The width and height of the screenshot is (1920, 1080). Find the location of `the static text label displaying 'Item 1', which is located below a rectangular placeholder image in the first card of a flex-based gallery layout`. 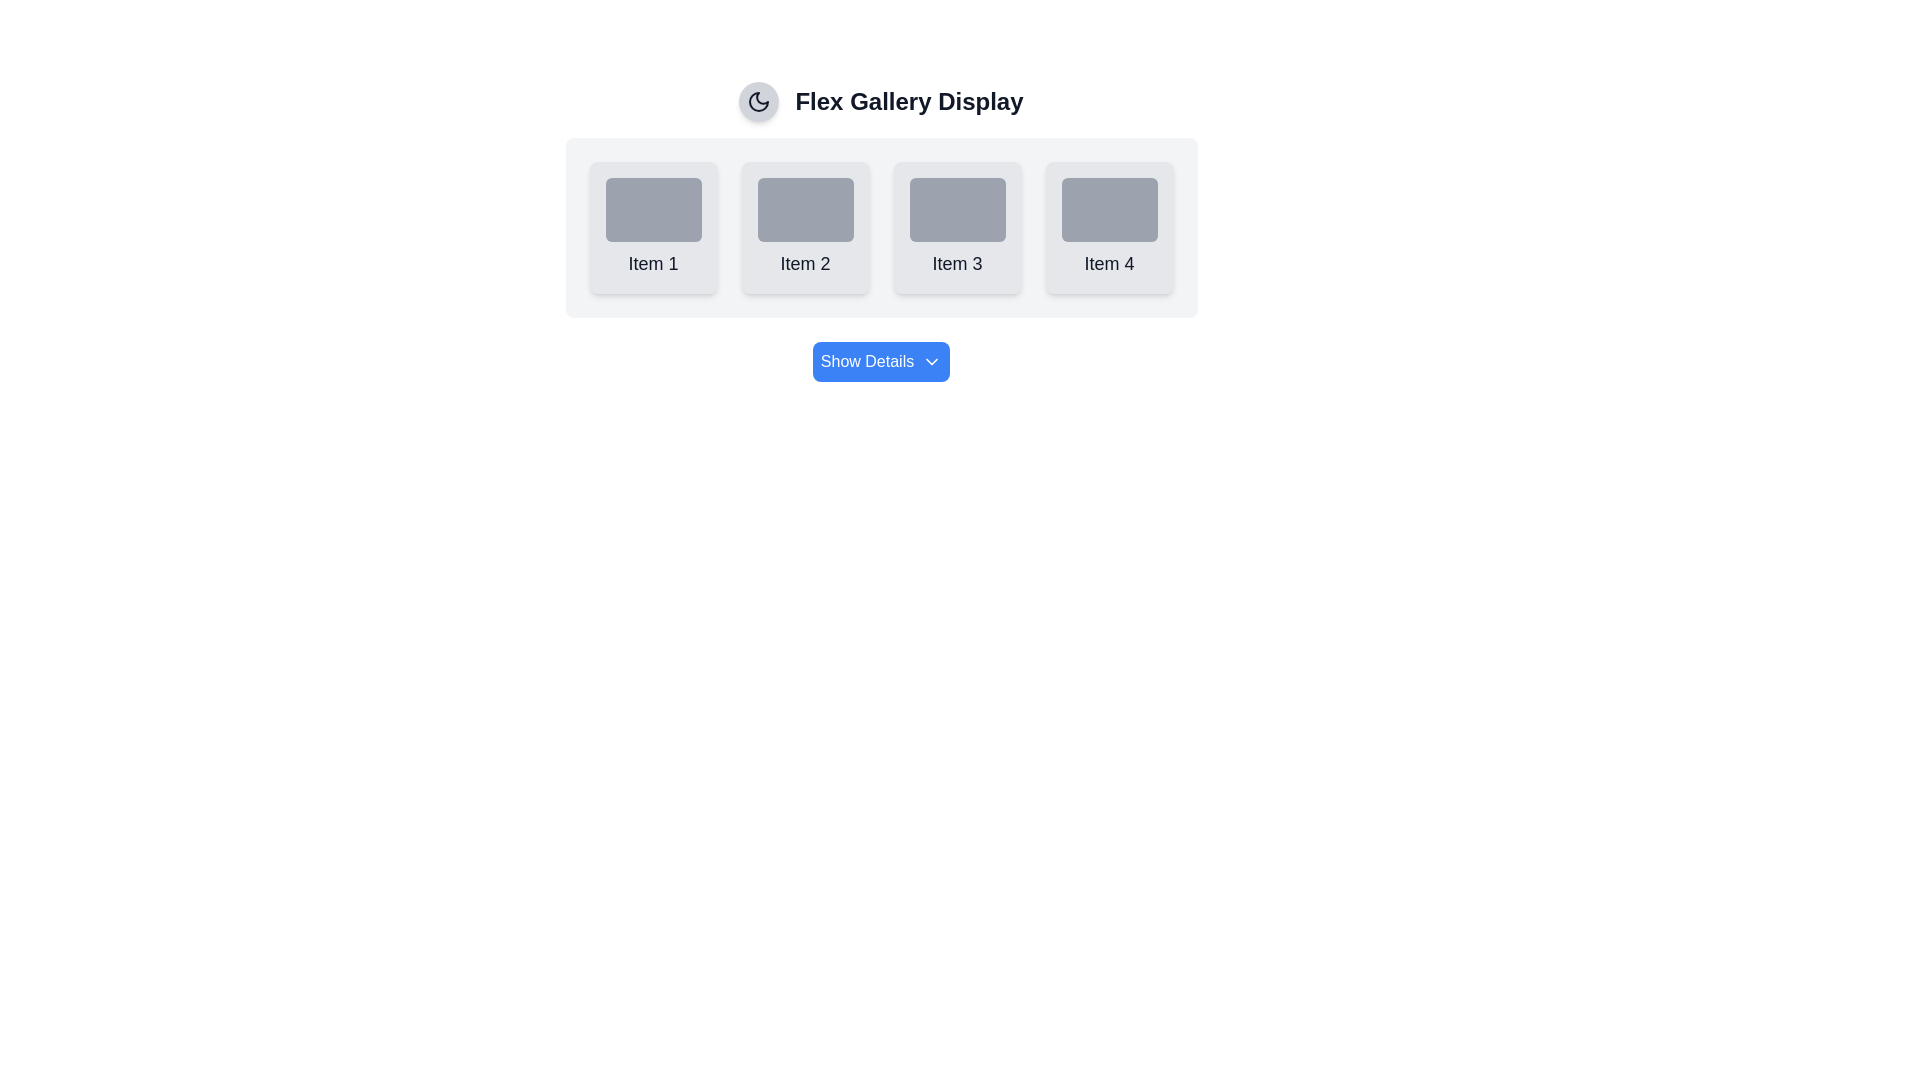

the static text label displaying 'Item 1', which is located below a rectangular placeholder image in the first card of a flex-based gallery layout is located at coordinates (653, 262).